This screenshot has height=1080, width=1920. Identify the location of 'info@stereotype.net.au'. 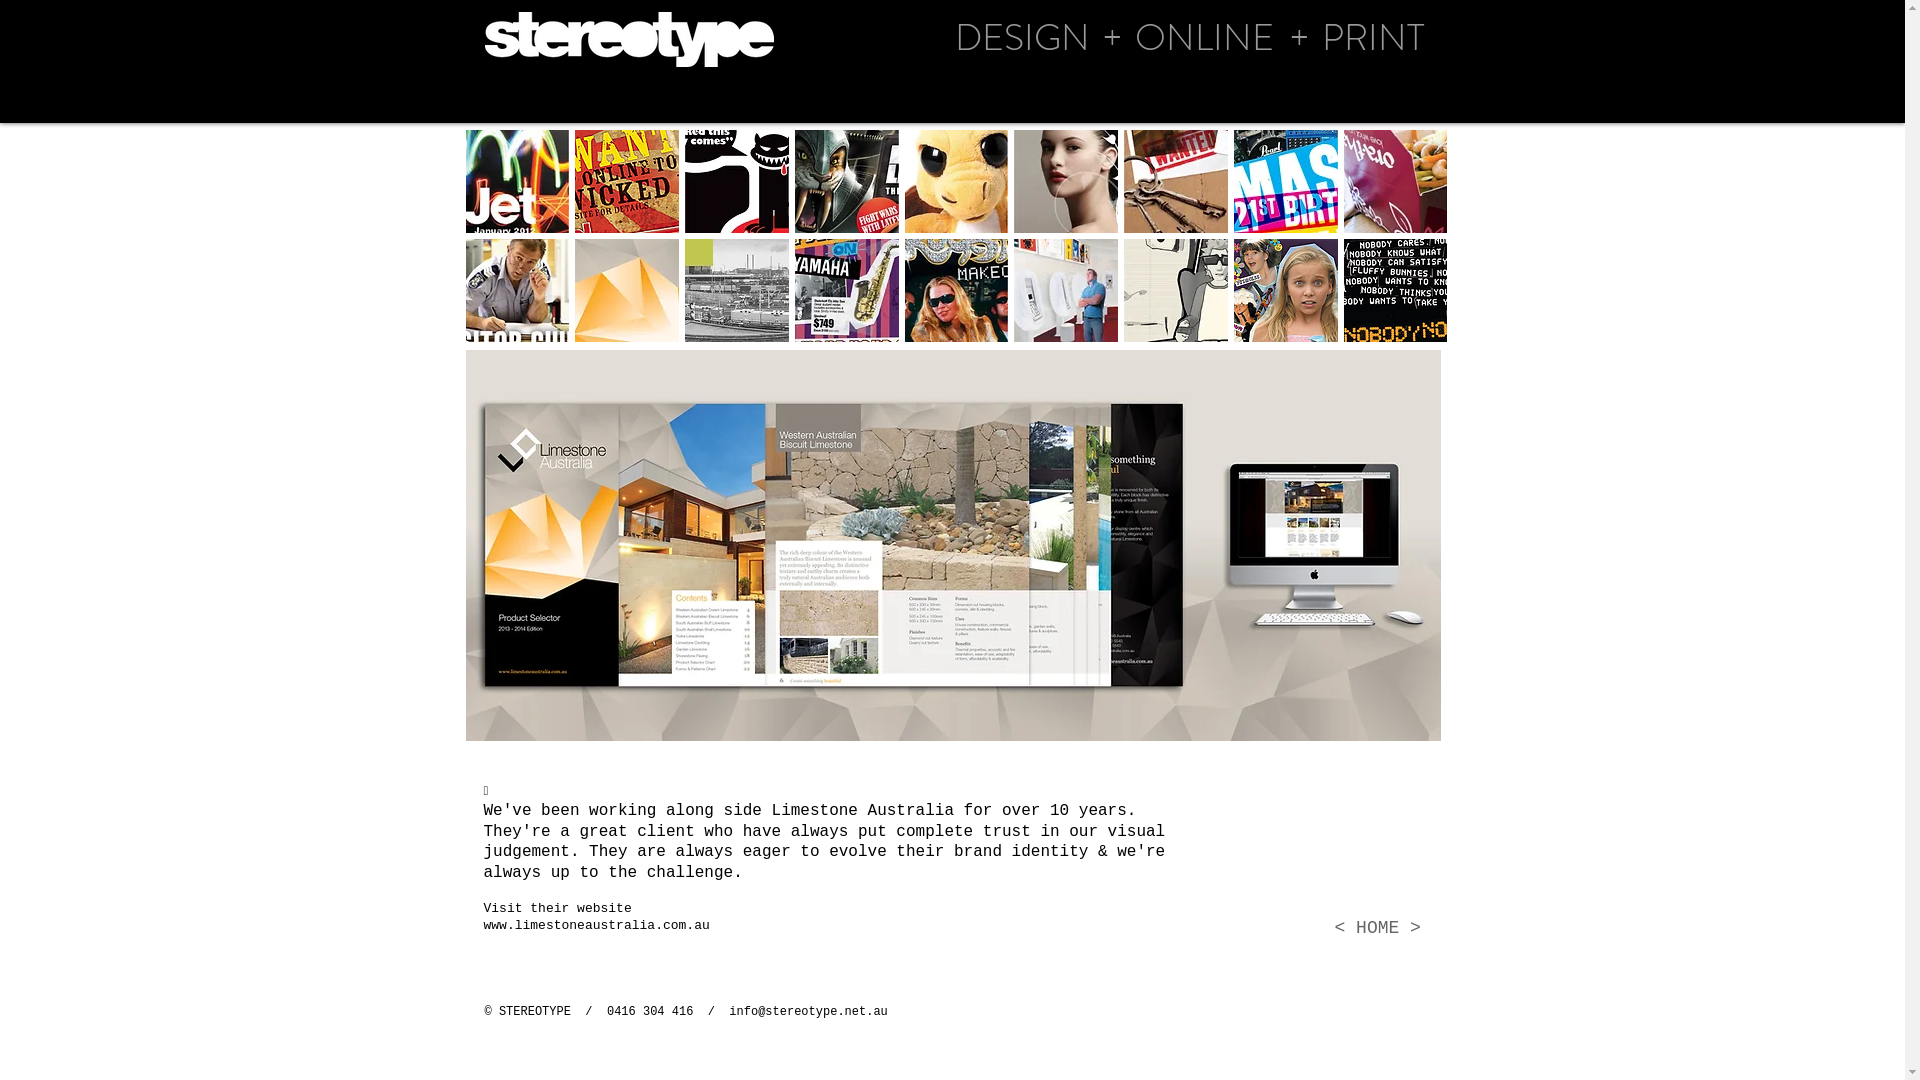
(728, 1011).